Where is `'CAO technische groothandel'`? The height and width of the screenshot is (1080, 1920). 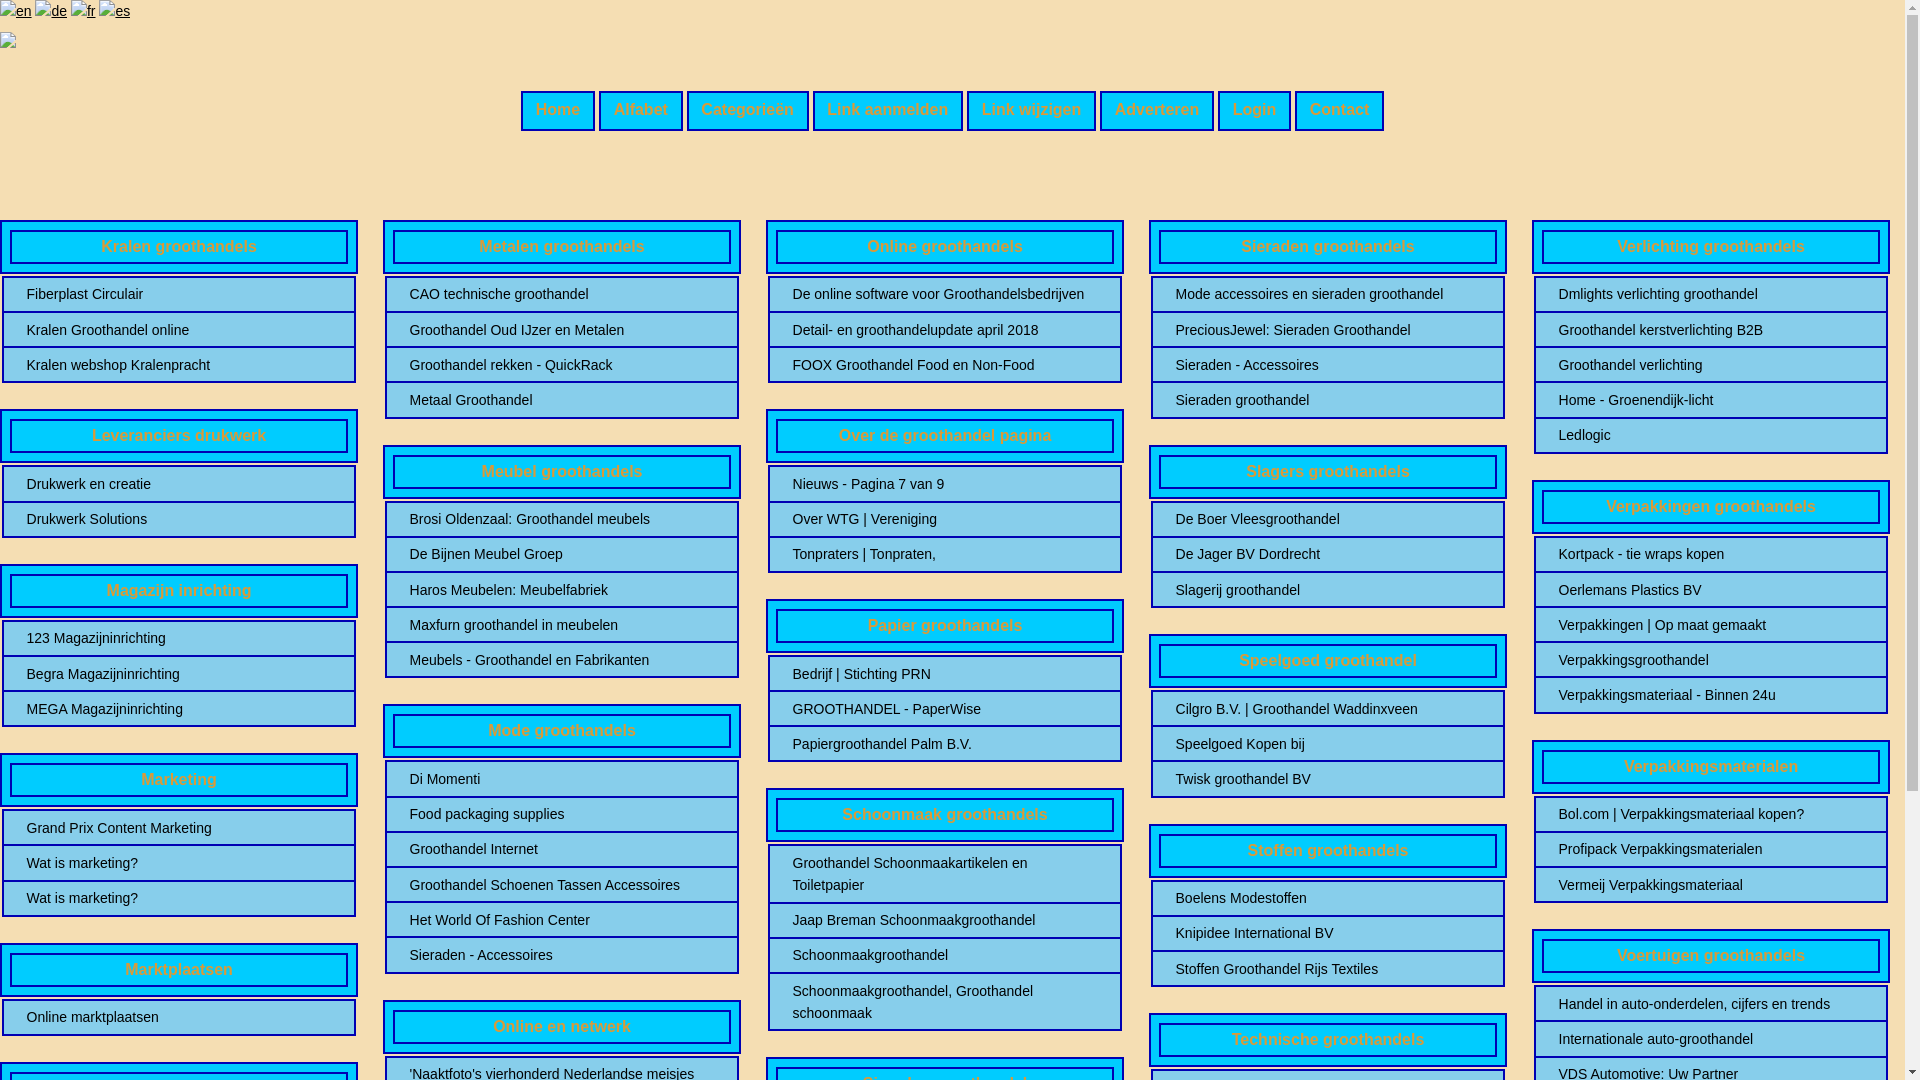 'CAO technische groothandel' is located at coordinates (561, 293).